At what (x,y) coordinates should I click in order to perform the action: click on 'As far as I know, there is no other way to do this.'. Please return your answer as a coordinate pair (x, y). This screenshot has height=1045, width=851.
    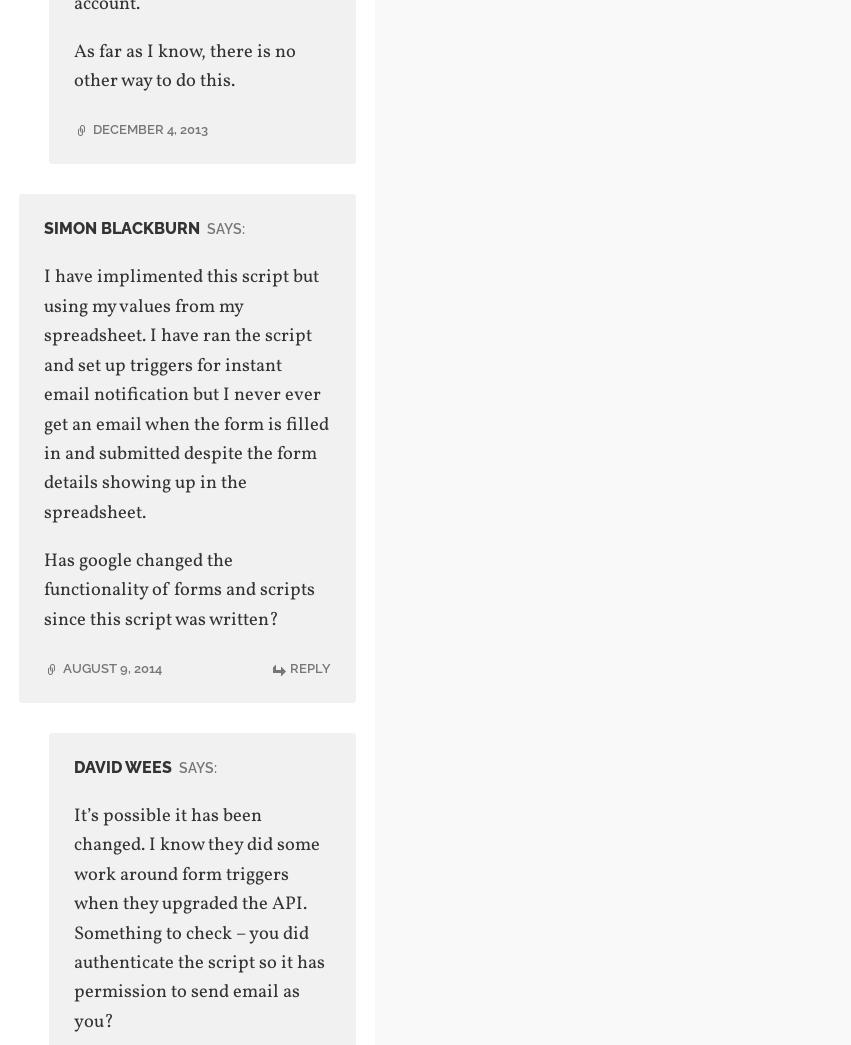
    Looking at the image, I should click on (182, 66).